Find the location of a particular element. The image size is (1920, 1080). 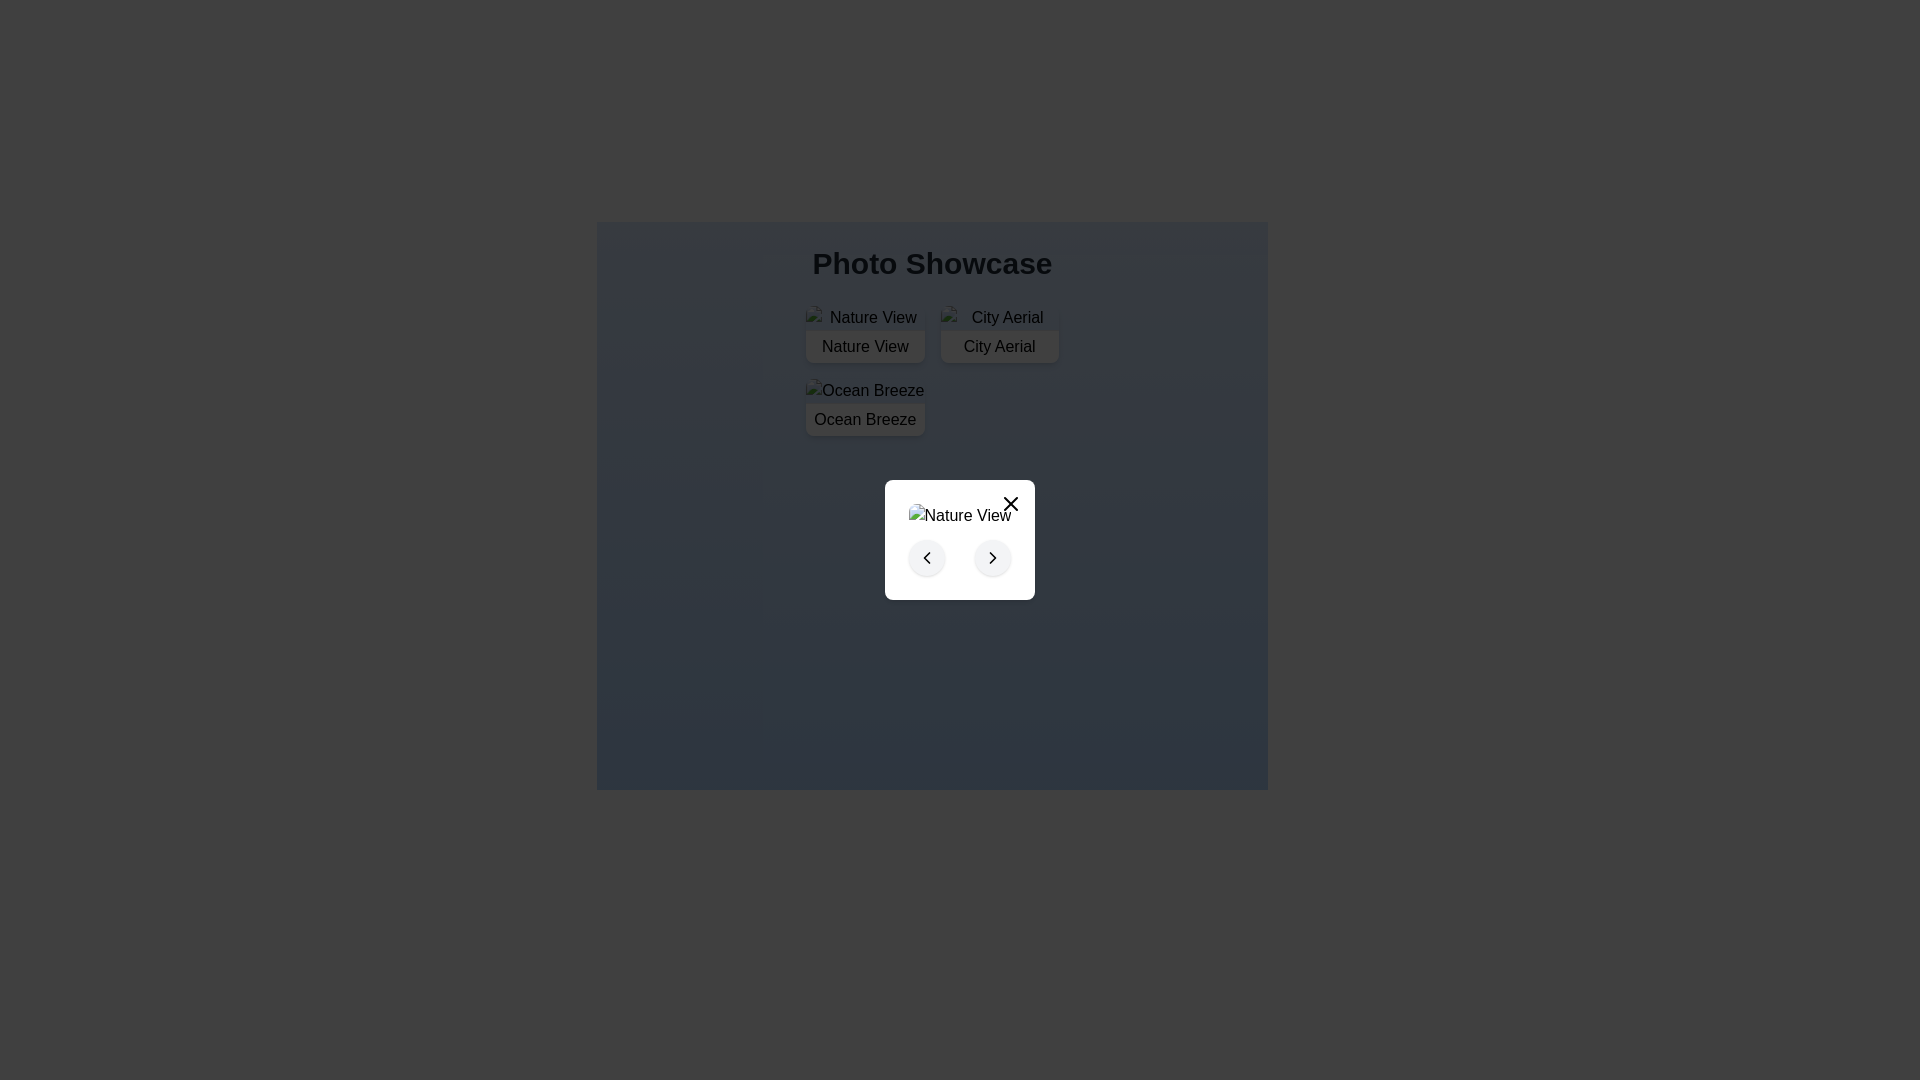

the leftward-pointing chevron icon within the circular button is located at coordinates (925, 558).